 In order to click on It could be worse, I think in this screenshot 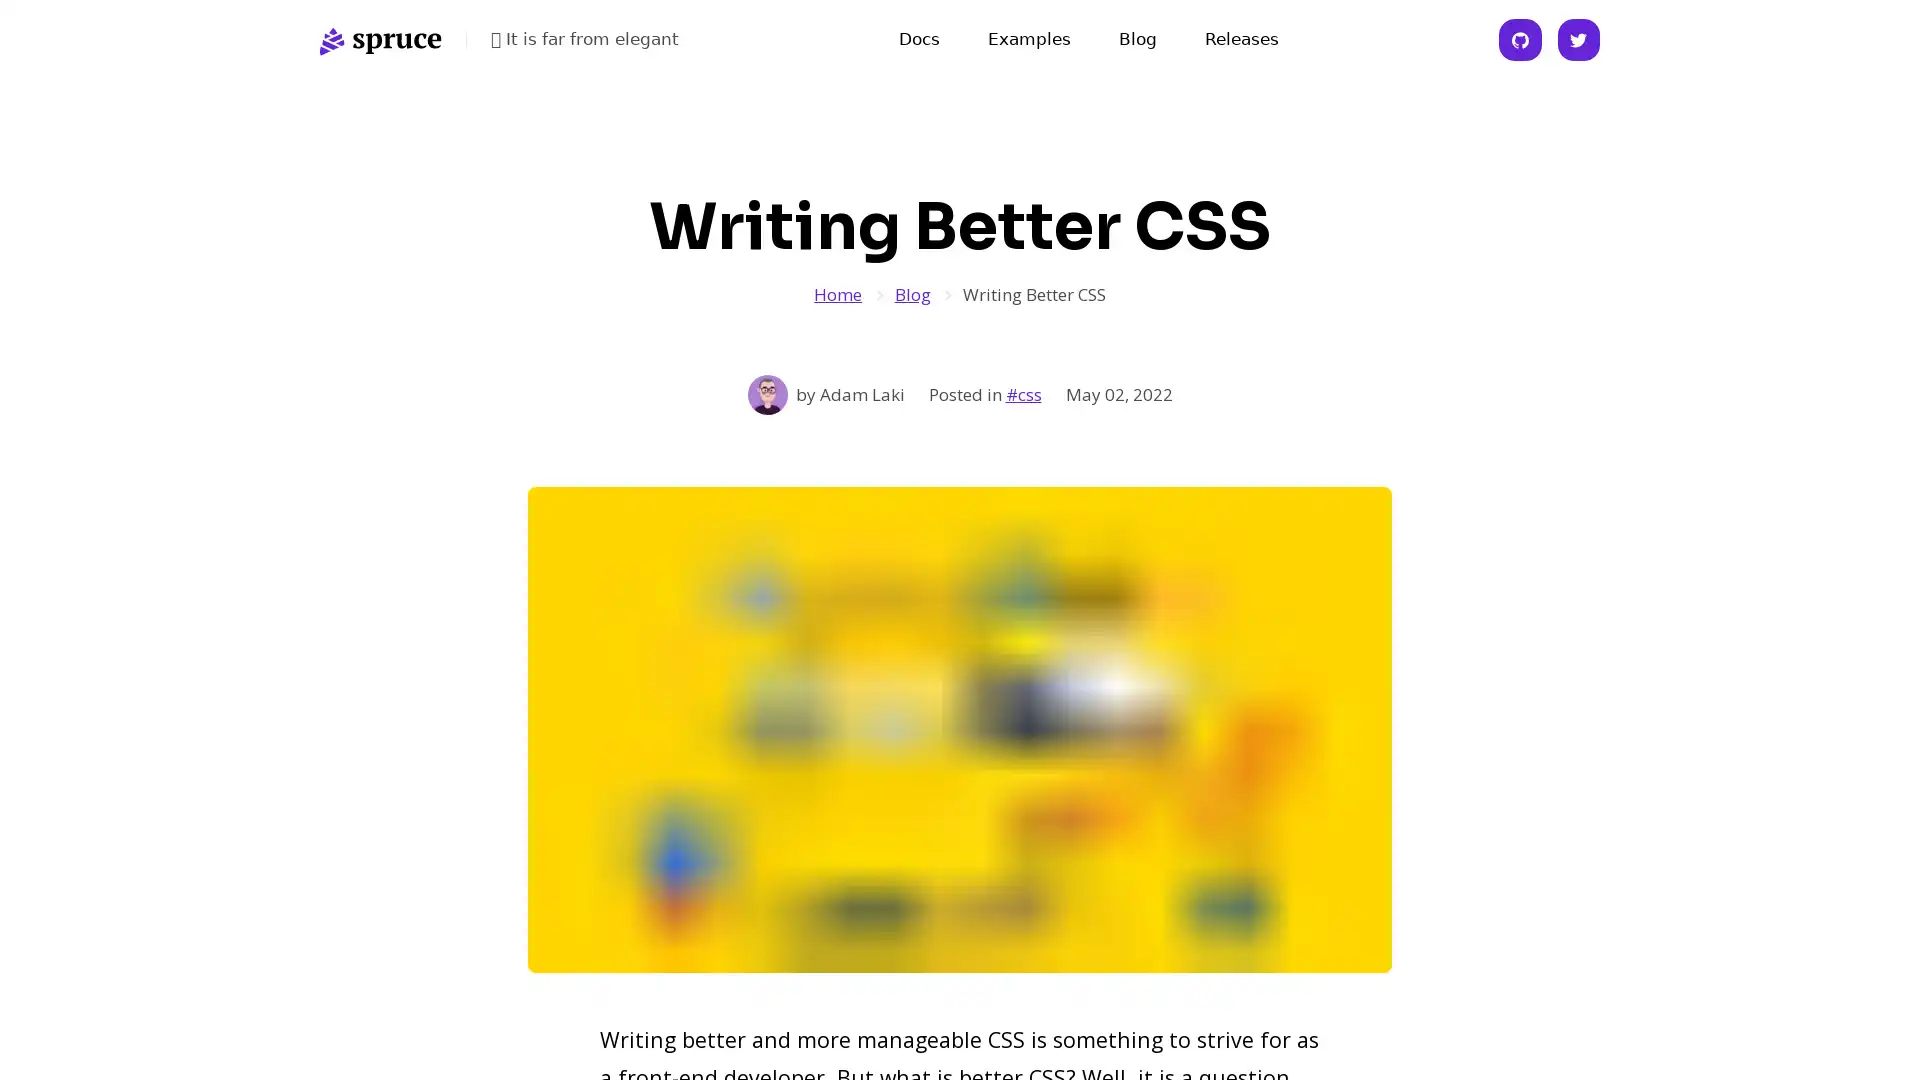, I will do `click(589, 39)`.